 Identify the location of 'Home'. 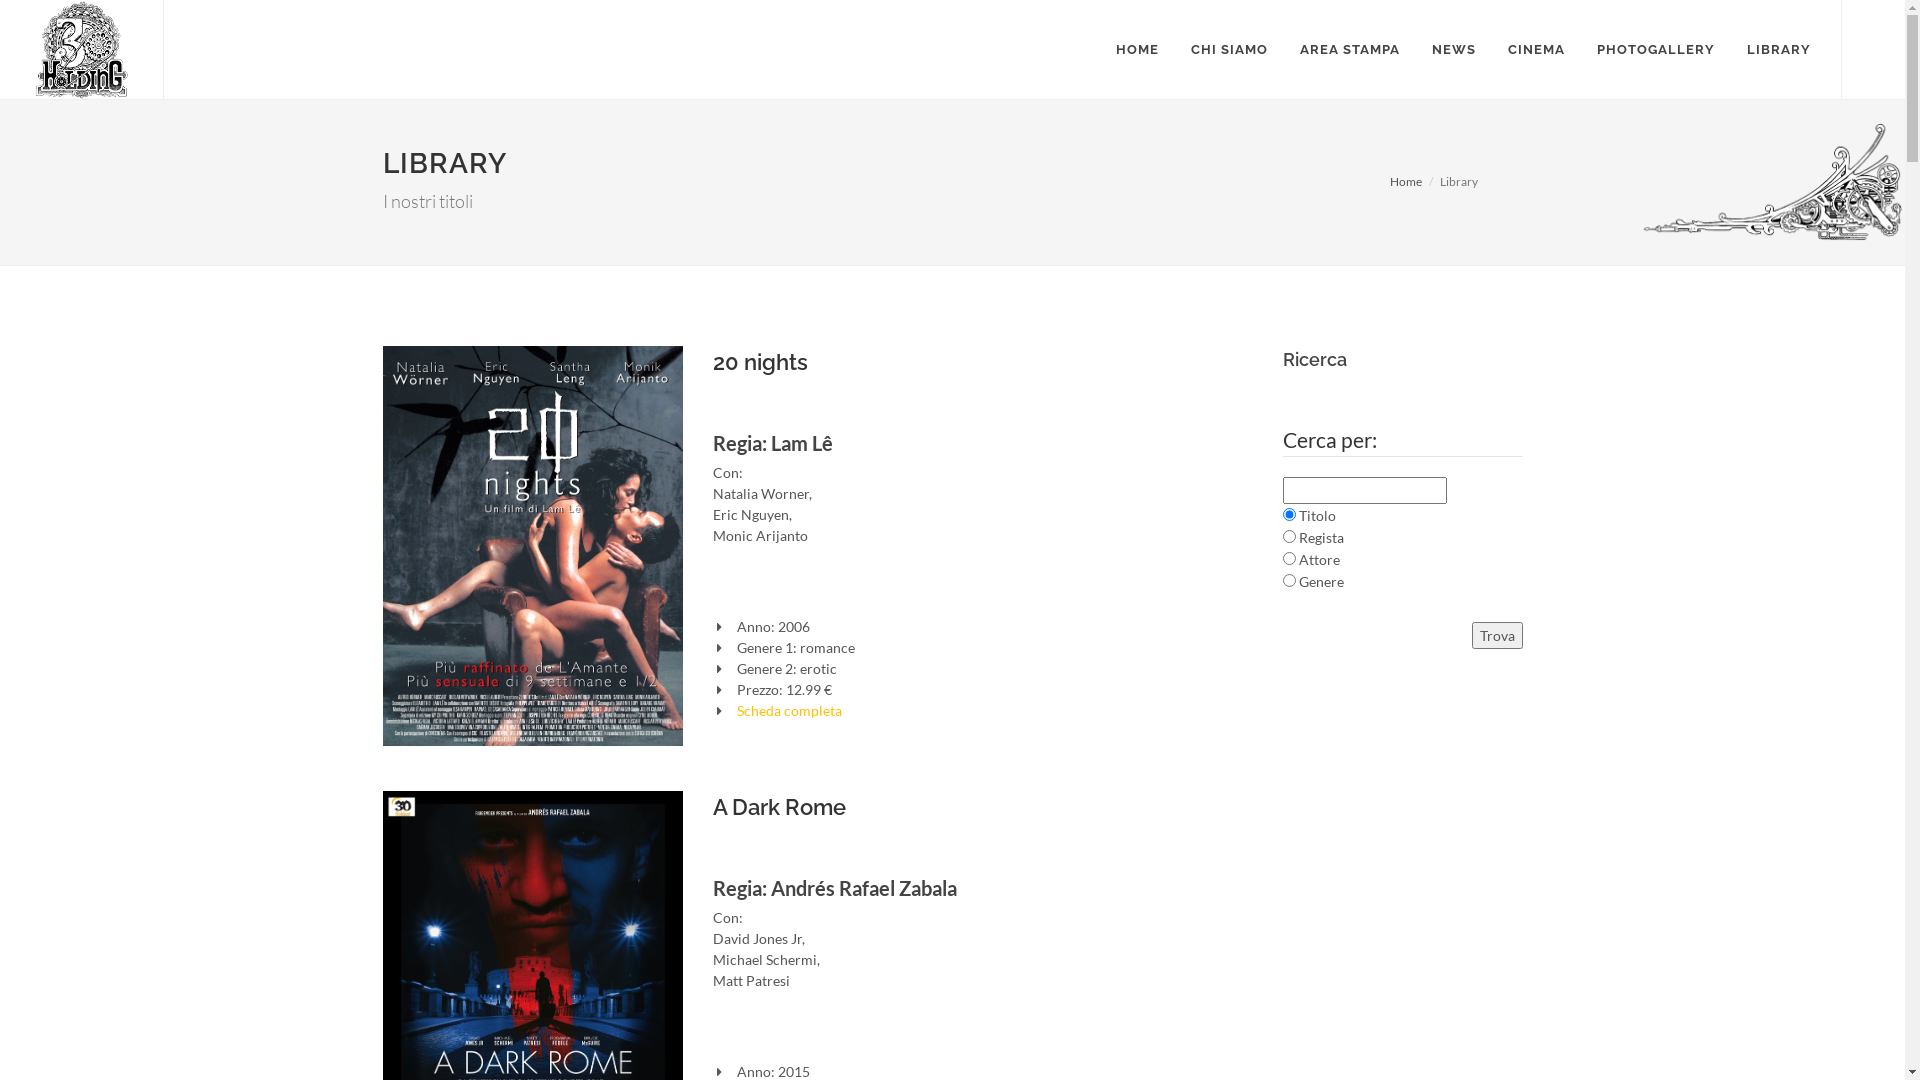
(1405, 181).